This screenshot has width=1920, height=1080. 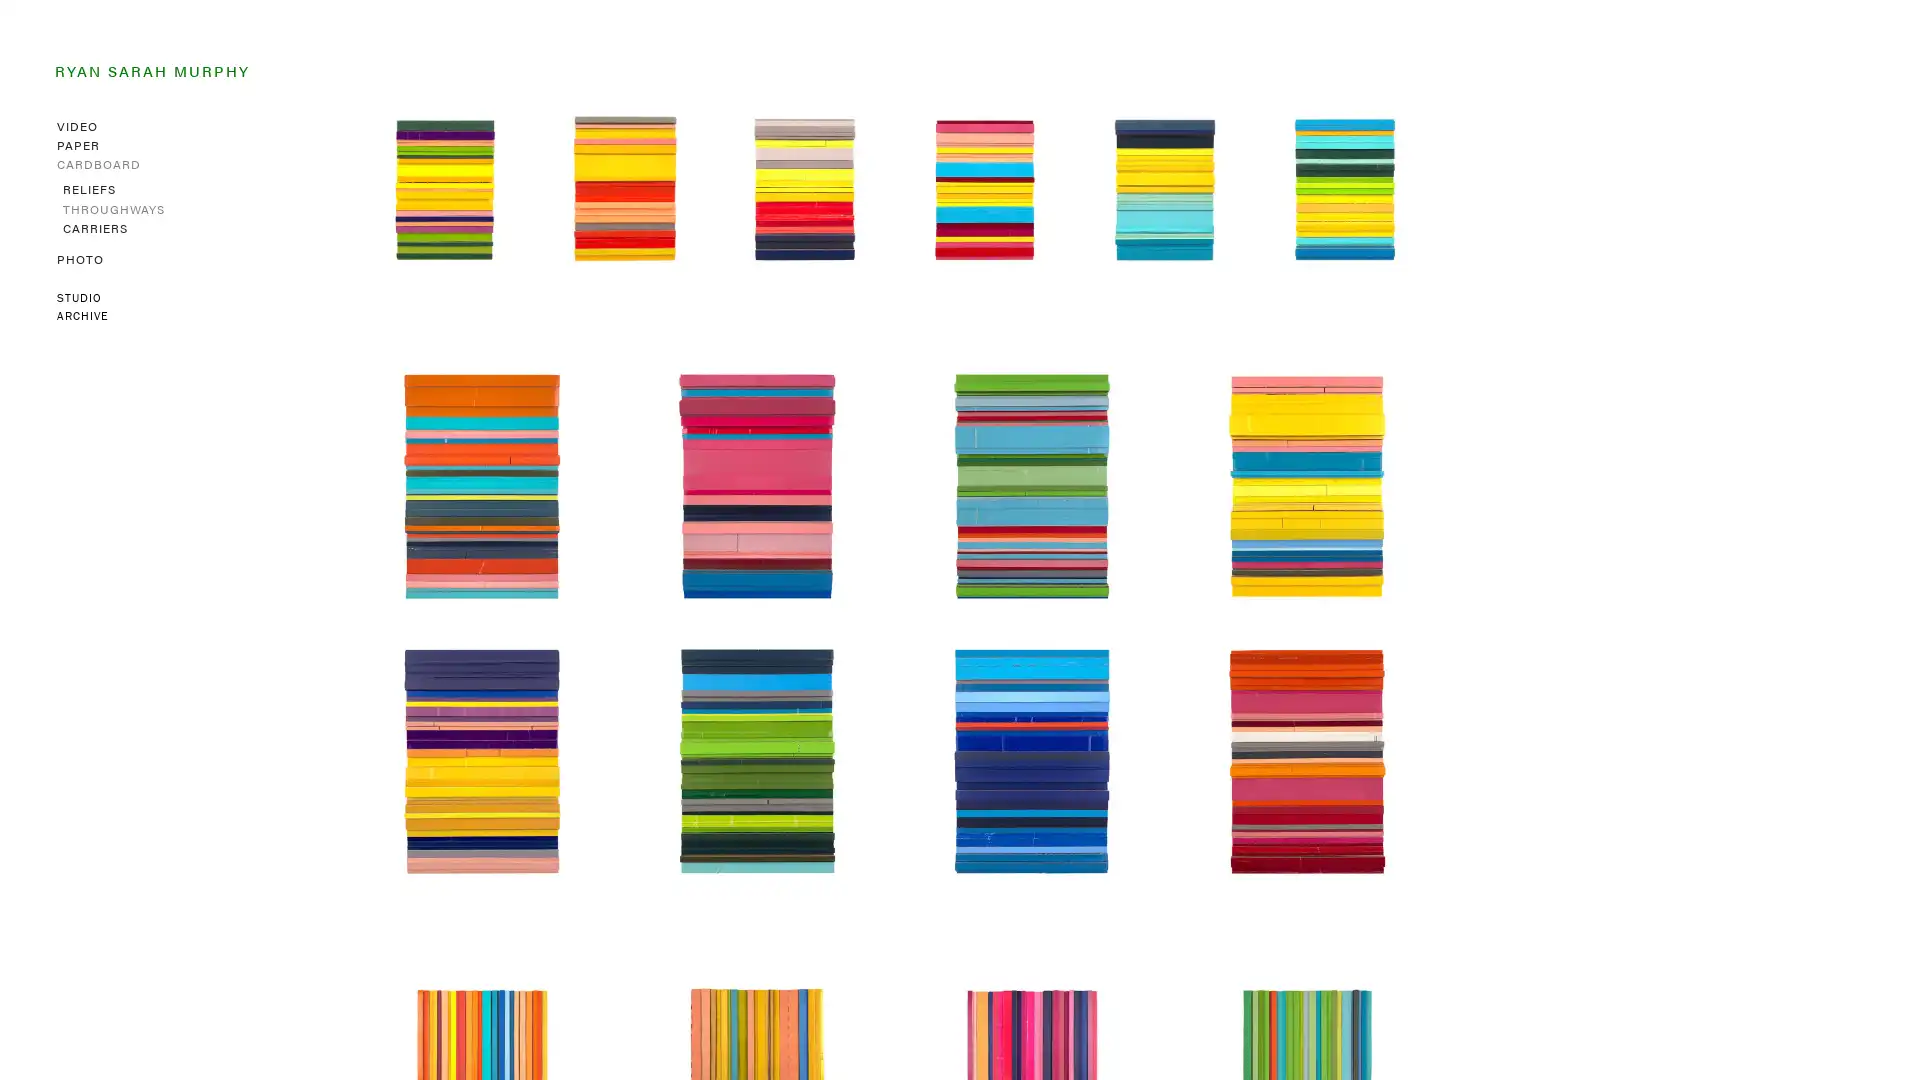 What do you see at coordinates (1307, 761) in the screenshot?
I see `View fullsize Throughway - Red (Ache) , 2020 Unpainted cardboard and glue on Arches paper 11 x 7.5 inches Private Collection` at bounding box center [1307, 761].